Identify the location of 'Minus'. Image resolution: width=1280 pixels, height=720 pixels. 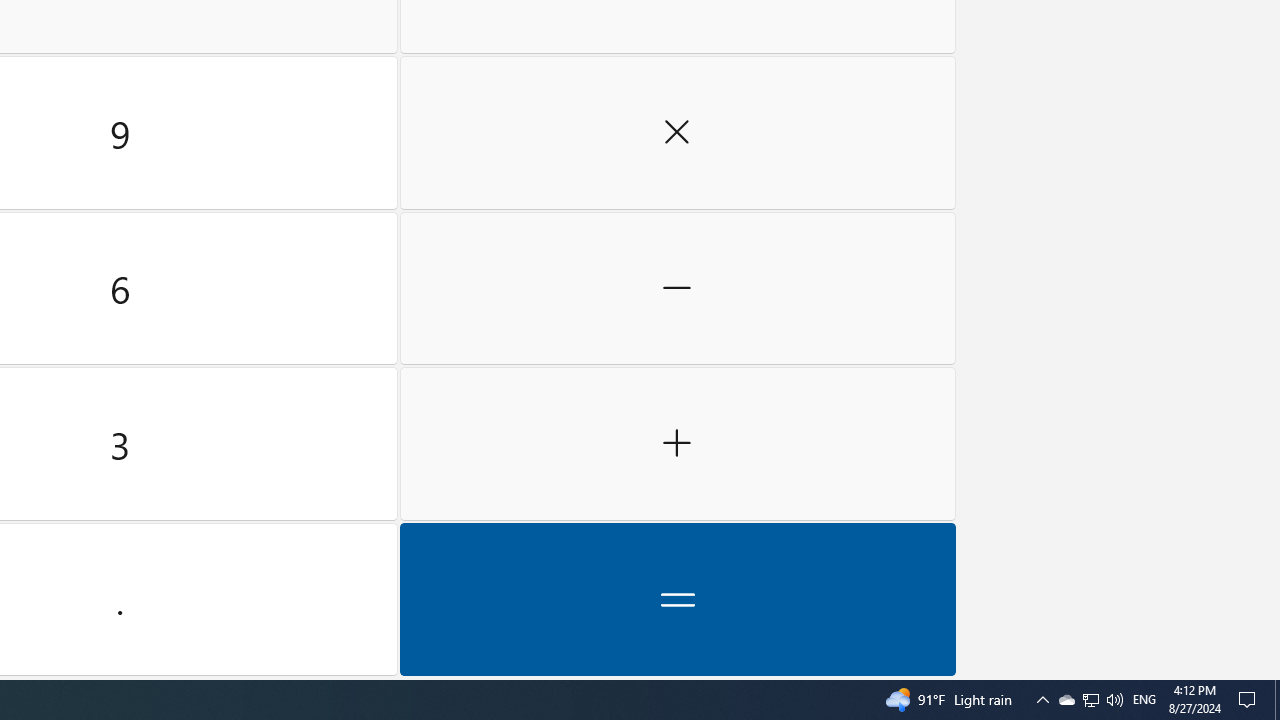
(677, 288).